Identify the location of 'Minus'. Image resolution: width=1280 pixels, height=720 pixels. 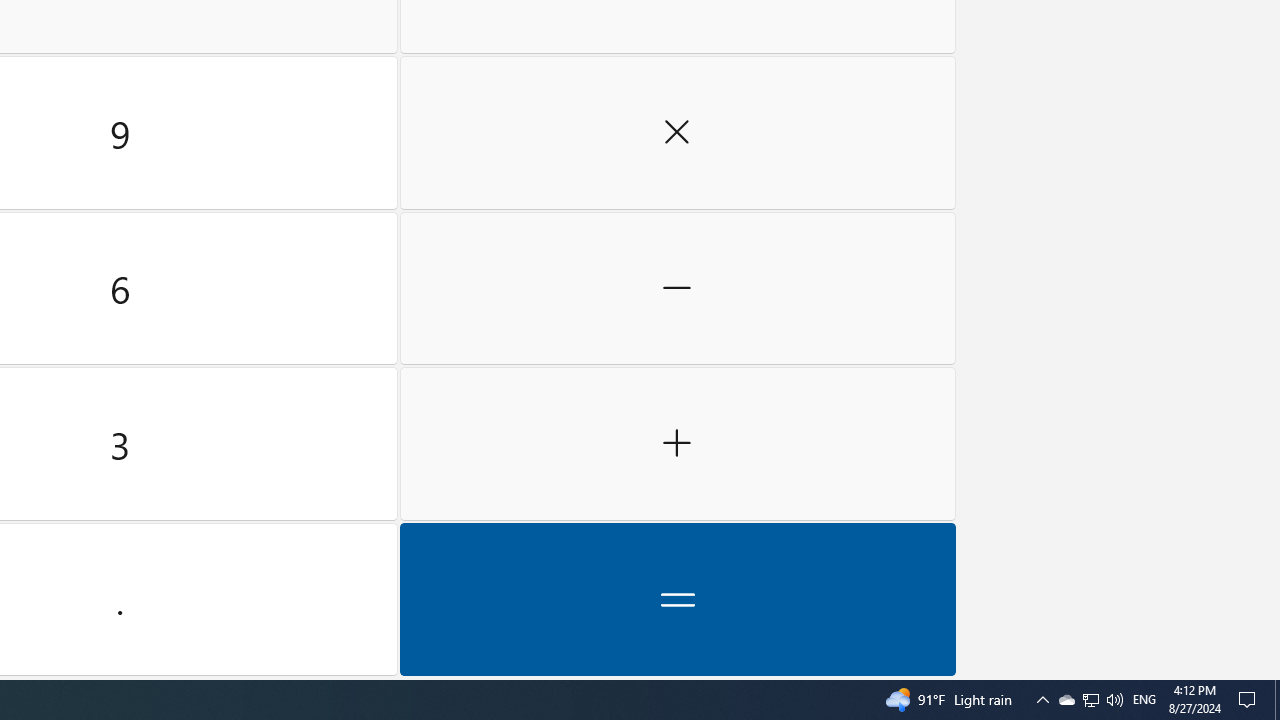
(677, 288).